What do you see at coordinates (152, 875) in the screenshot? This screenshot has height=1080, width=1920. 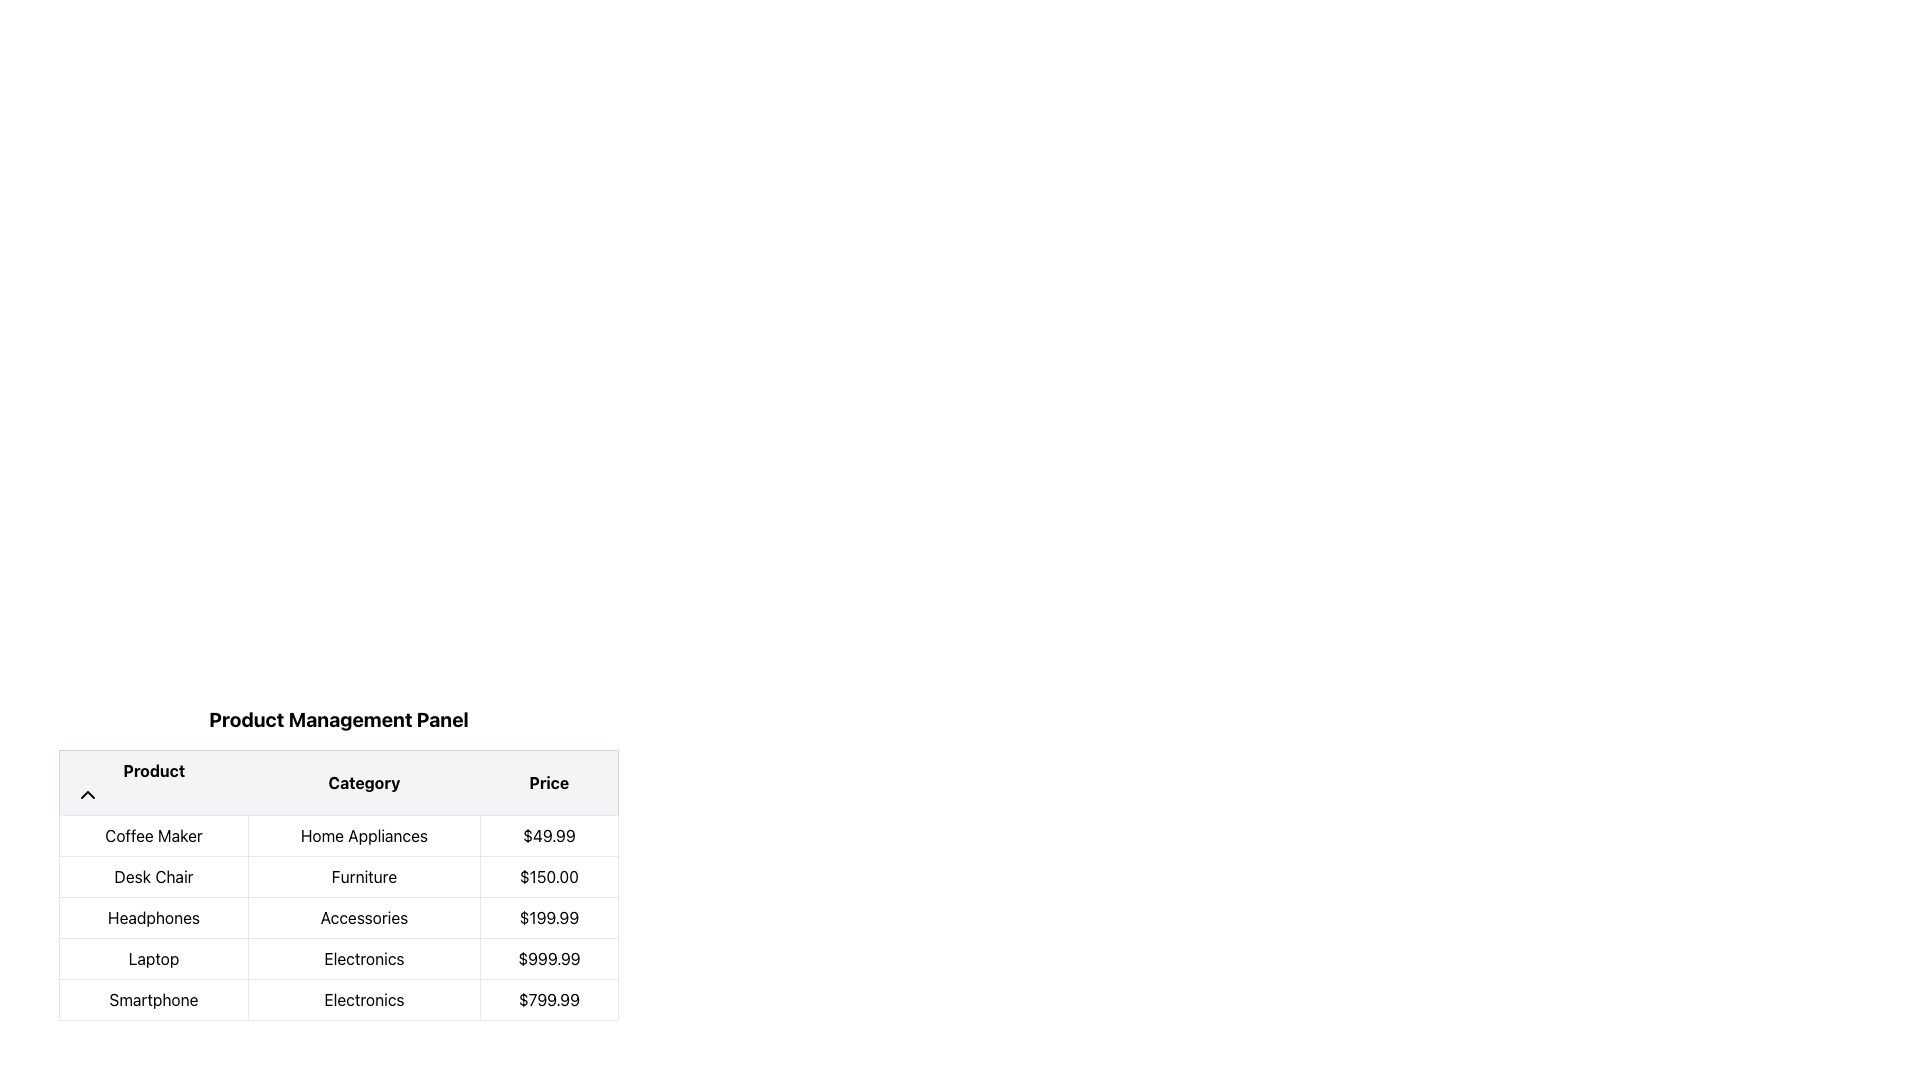 I see `text 'Desk Chair' from the text label displayed in bold within the bordered cell in the second row of the table under the 'Product' column` at bounding box center [152, 875].